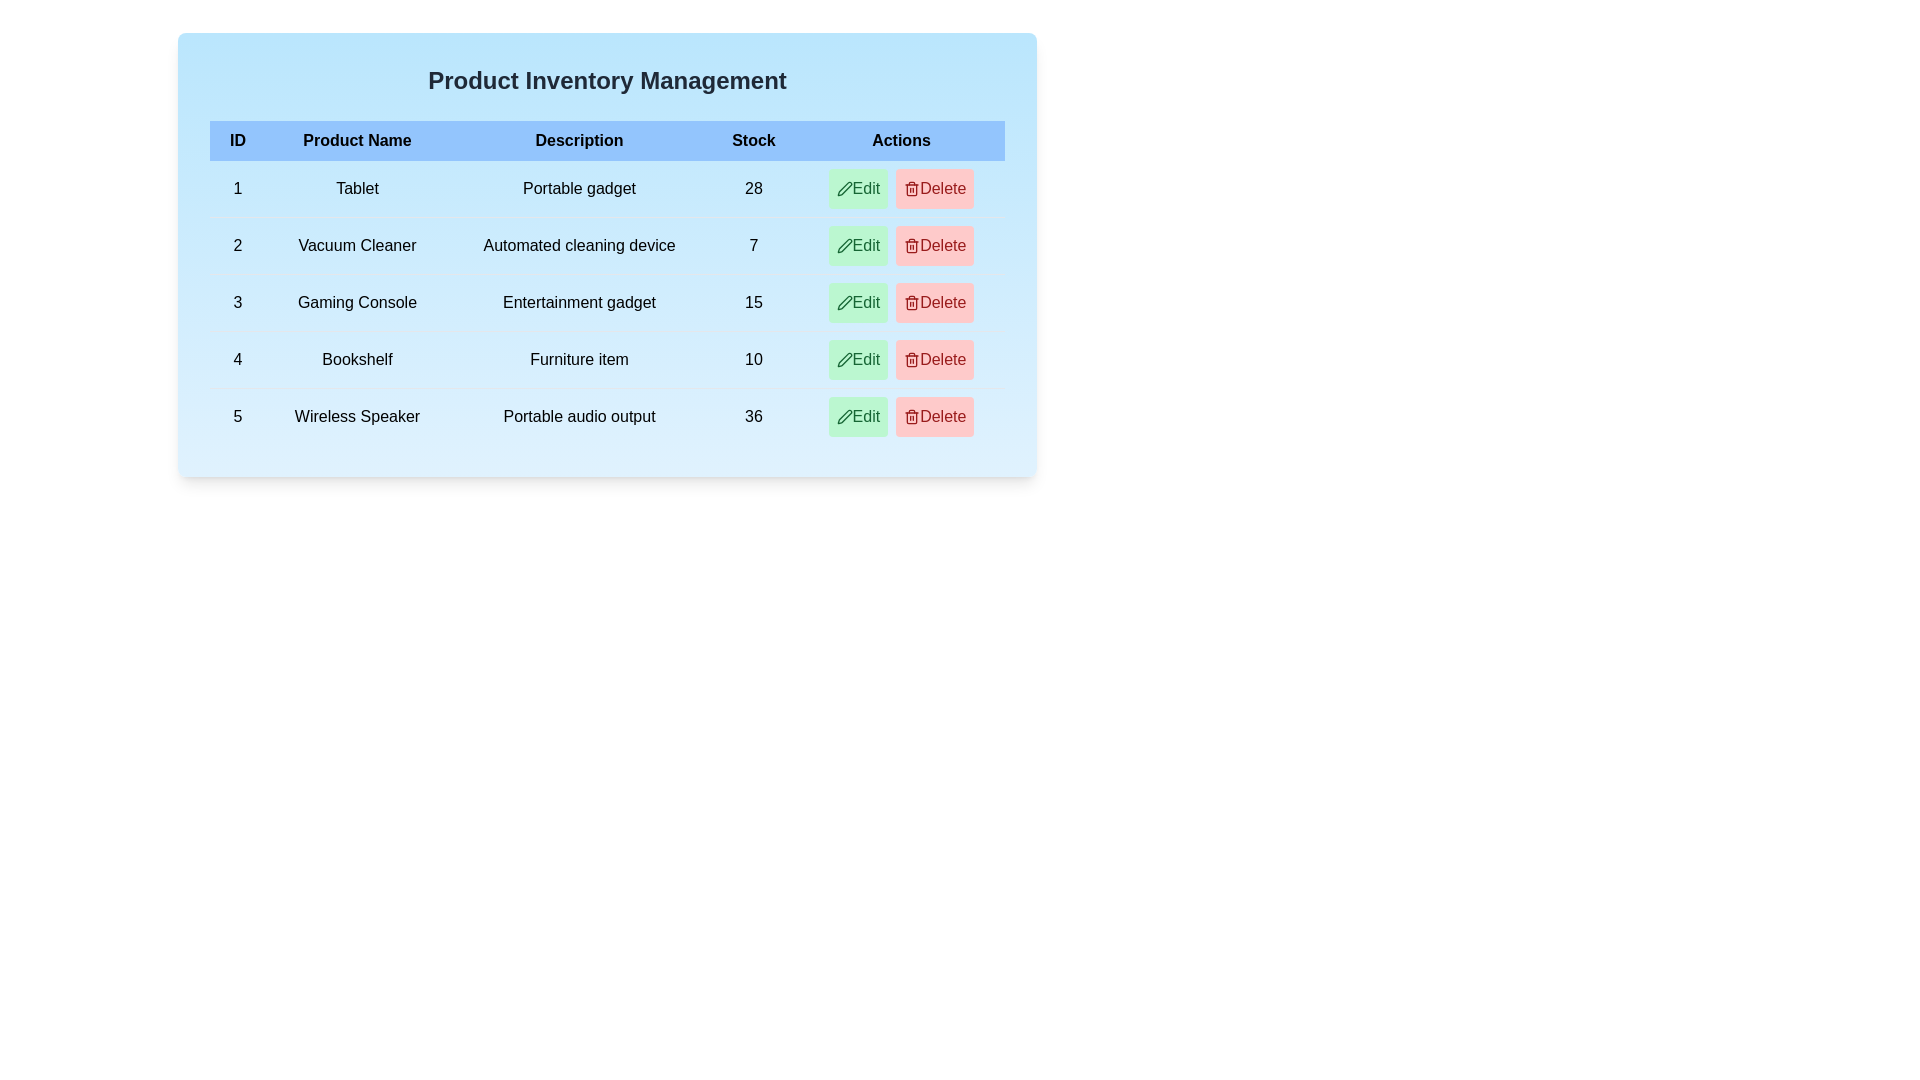  Describe the element at coordinates (844, 415) in the screenshot. I see `the green outlined pen icon in the 'Actions' column of the last row of the table` at that location.